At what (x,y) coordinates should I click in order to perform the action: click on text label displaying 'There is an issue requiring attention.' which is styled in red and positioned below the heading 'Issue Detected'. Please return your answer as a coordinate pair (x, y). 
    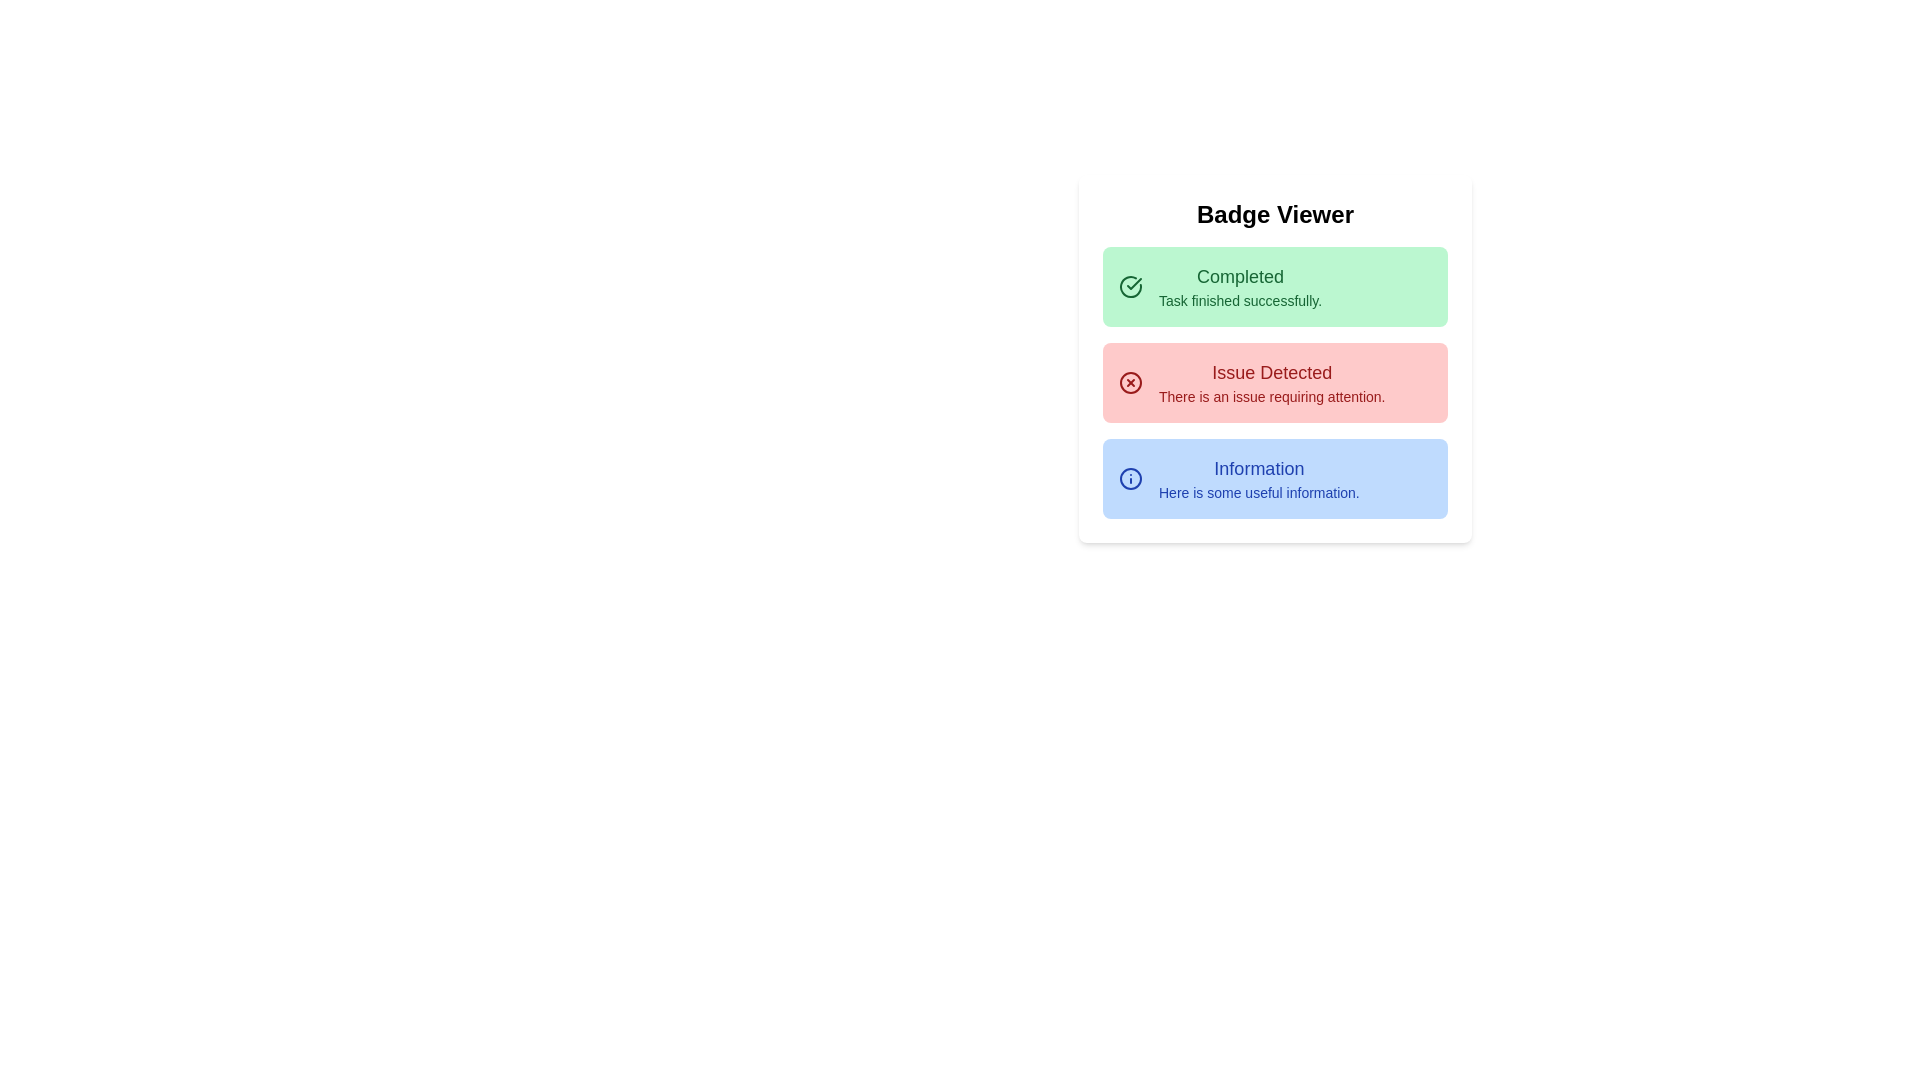
    Looking at the image, I should click on (1271, 397).